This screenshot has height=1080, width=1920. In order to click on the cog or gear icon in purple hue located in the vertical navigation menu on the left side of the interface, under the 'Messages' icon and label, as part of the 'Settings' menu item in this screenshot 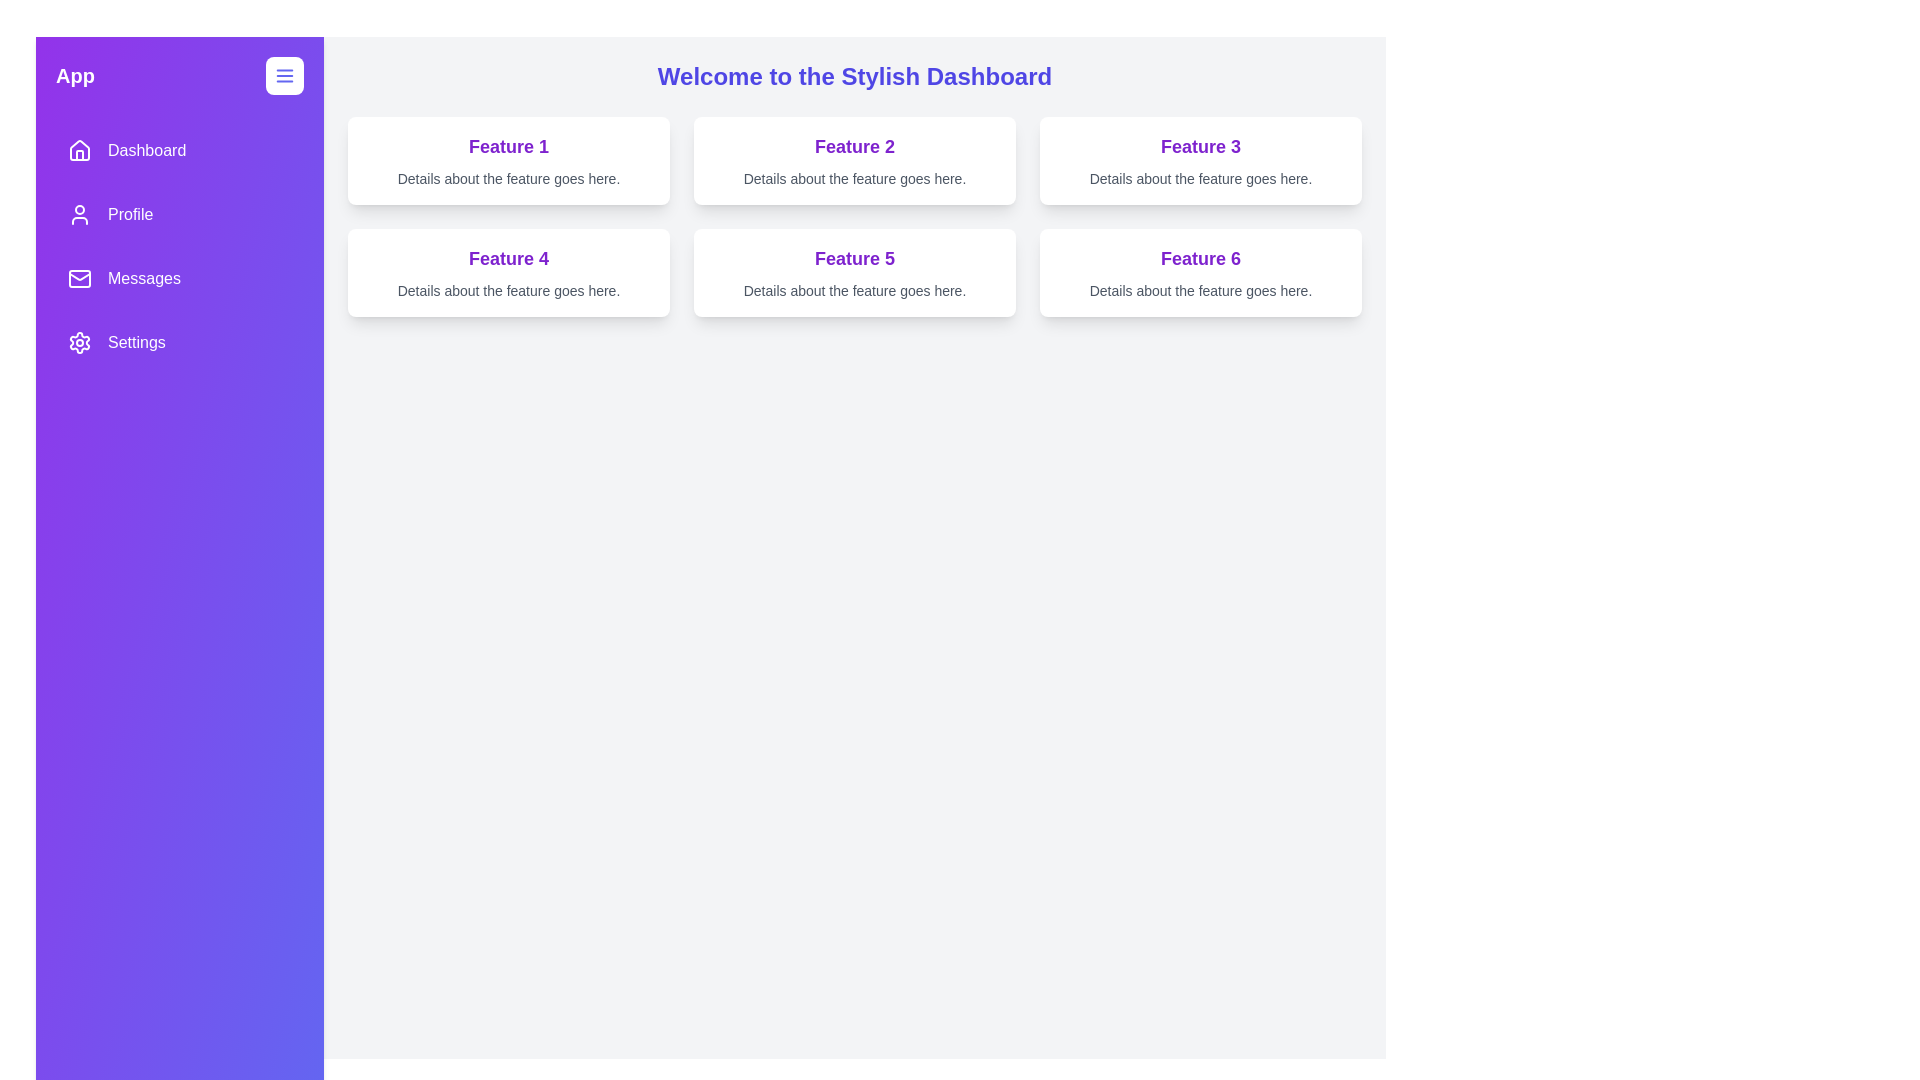, I will do `click(80, 342)`.